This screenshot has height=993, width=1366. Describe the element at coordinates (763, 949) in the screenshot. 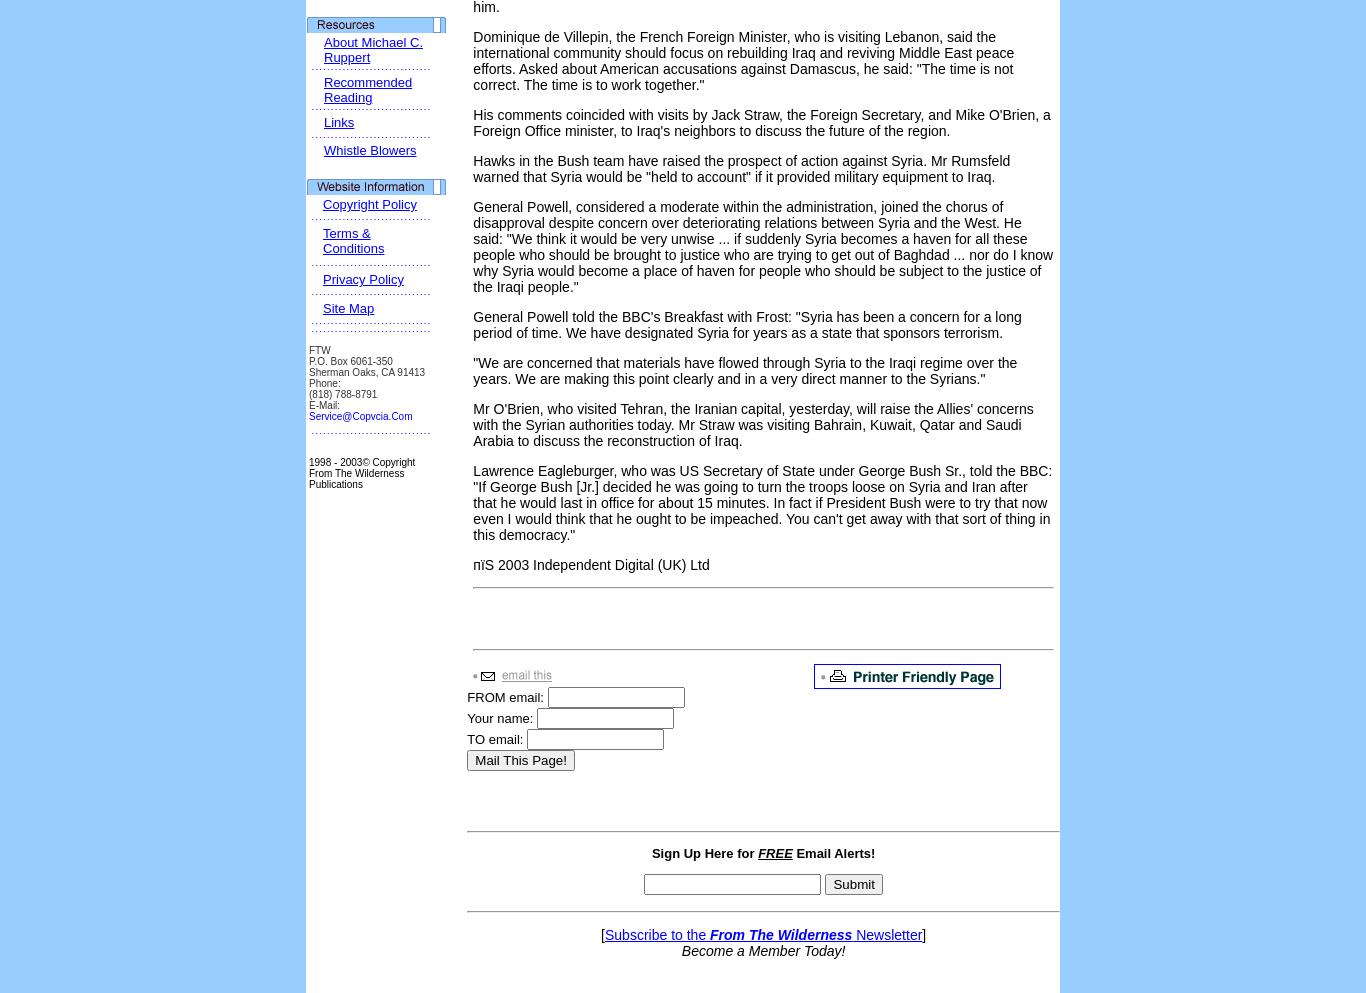

I see `'Become a Member Today!'` at that location.